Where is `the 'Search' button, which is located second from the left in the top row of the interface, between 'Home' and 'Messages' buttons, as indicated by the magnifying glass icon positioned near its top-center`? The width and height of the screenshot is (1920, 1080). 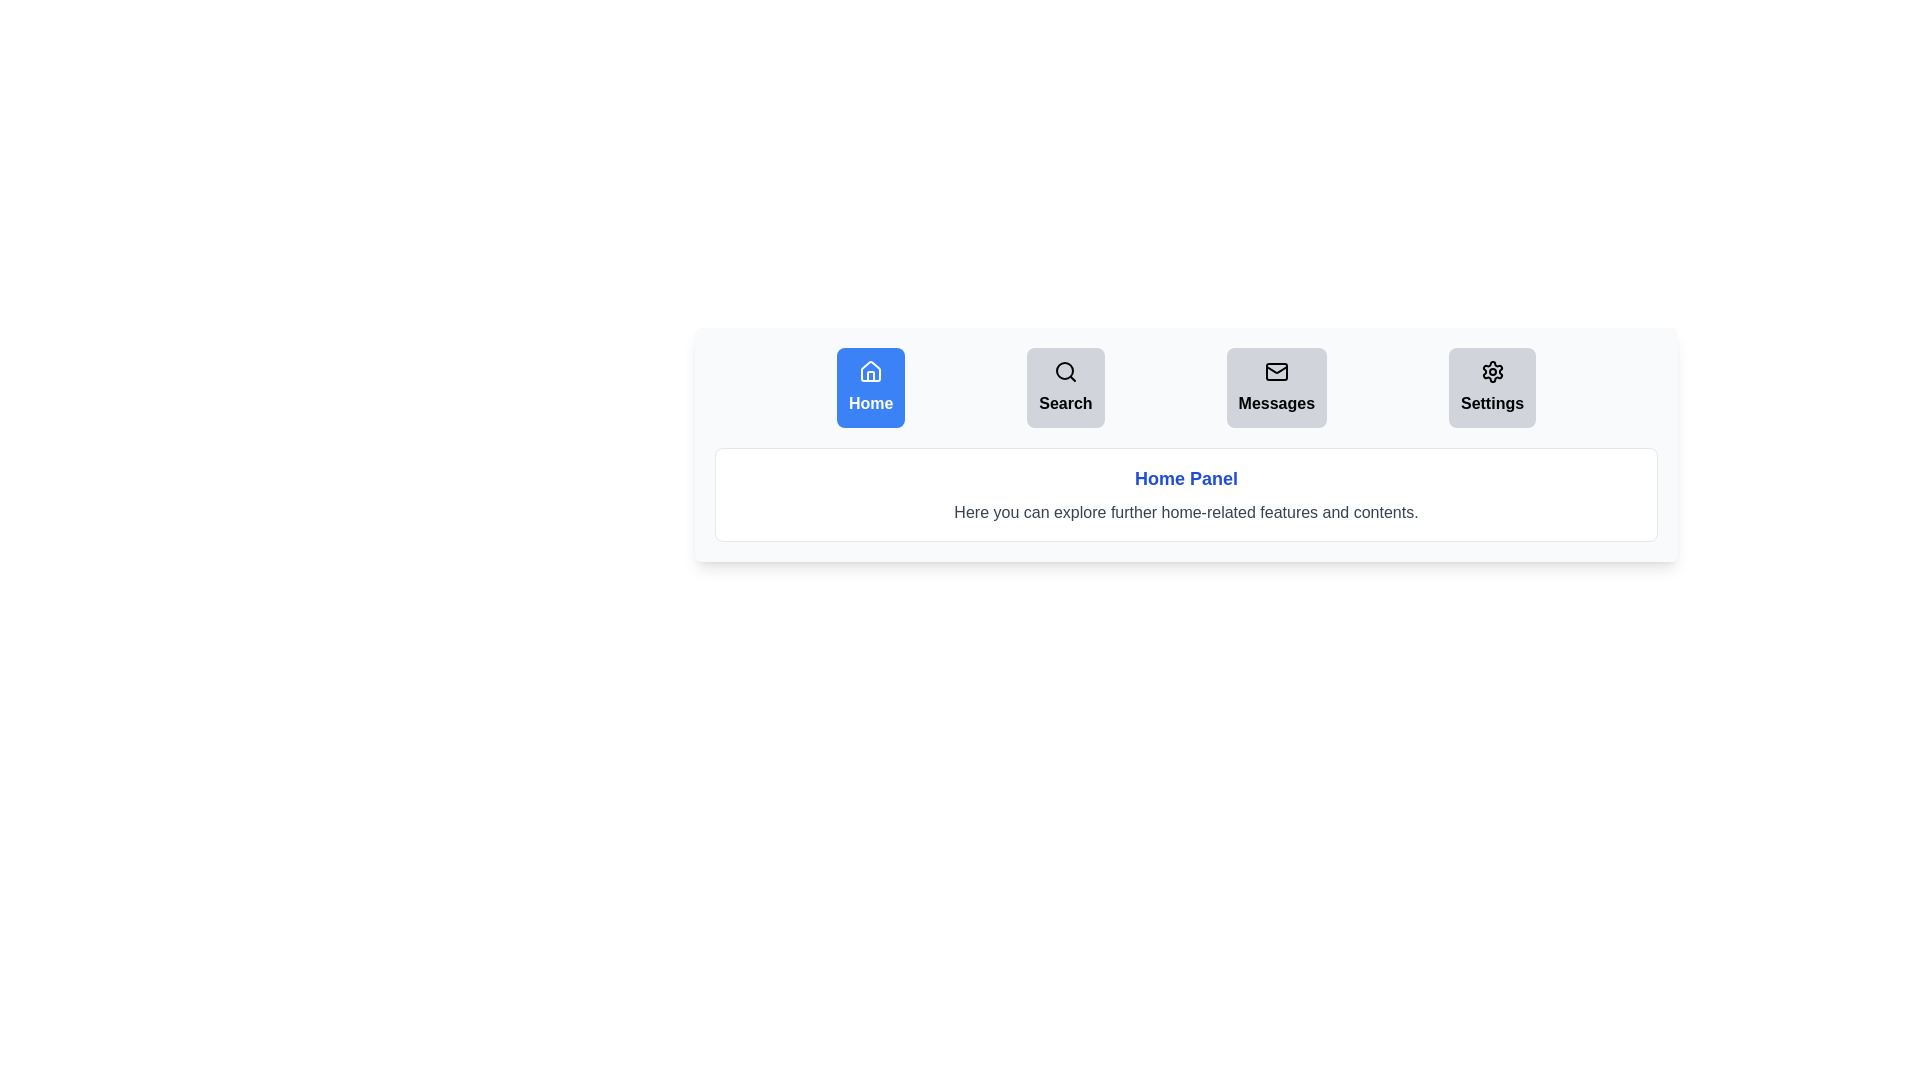
the 'Search' button, which is located second from the left in the top row of the interface, between 'Home' and 'Messages' buttons, as indicated by the magnifying glass icon positioned near its top-center is located at coordinates (1064, 371).